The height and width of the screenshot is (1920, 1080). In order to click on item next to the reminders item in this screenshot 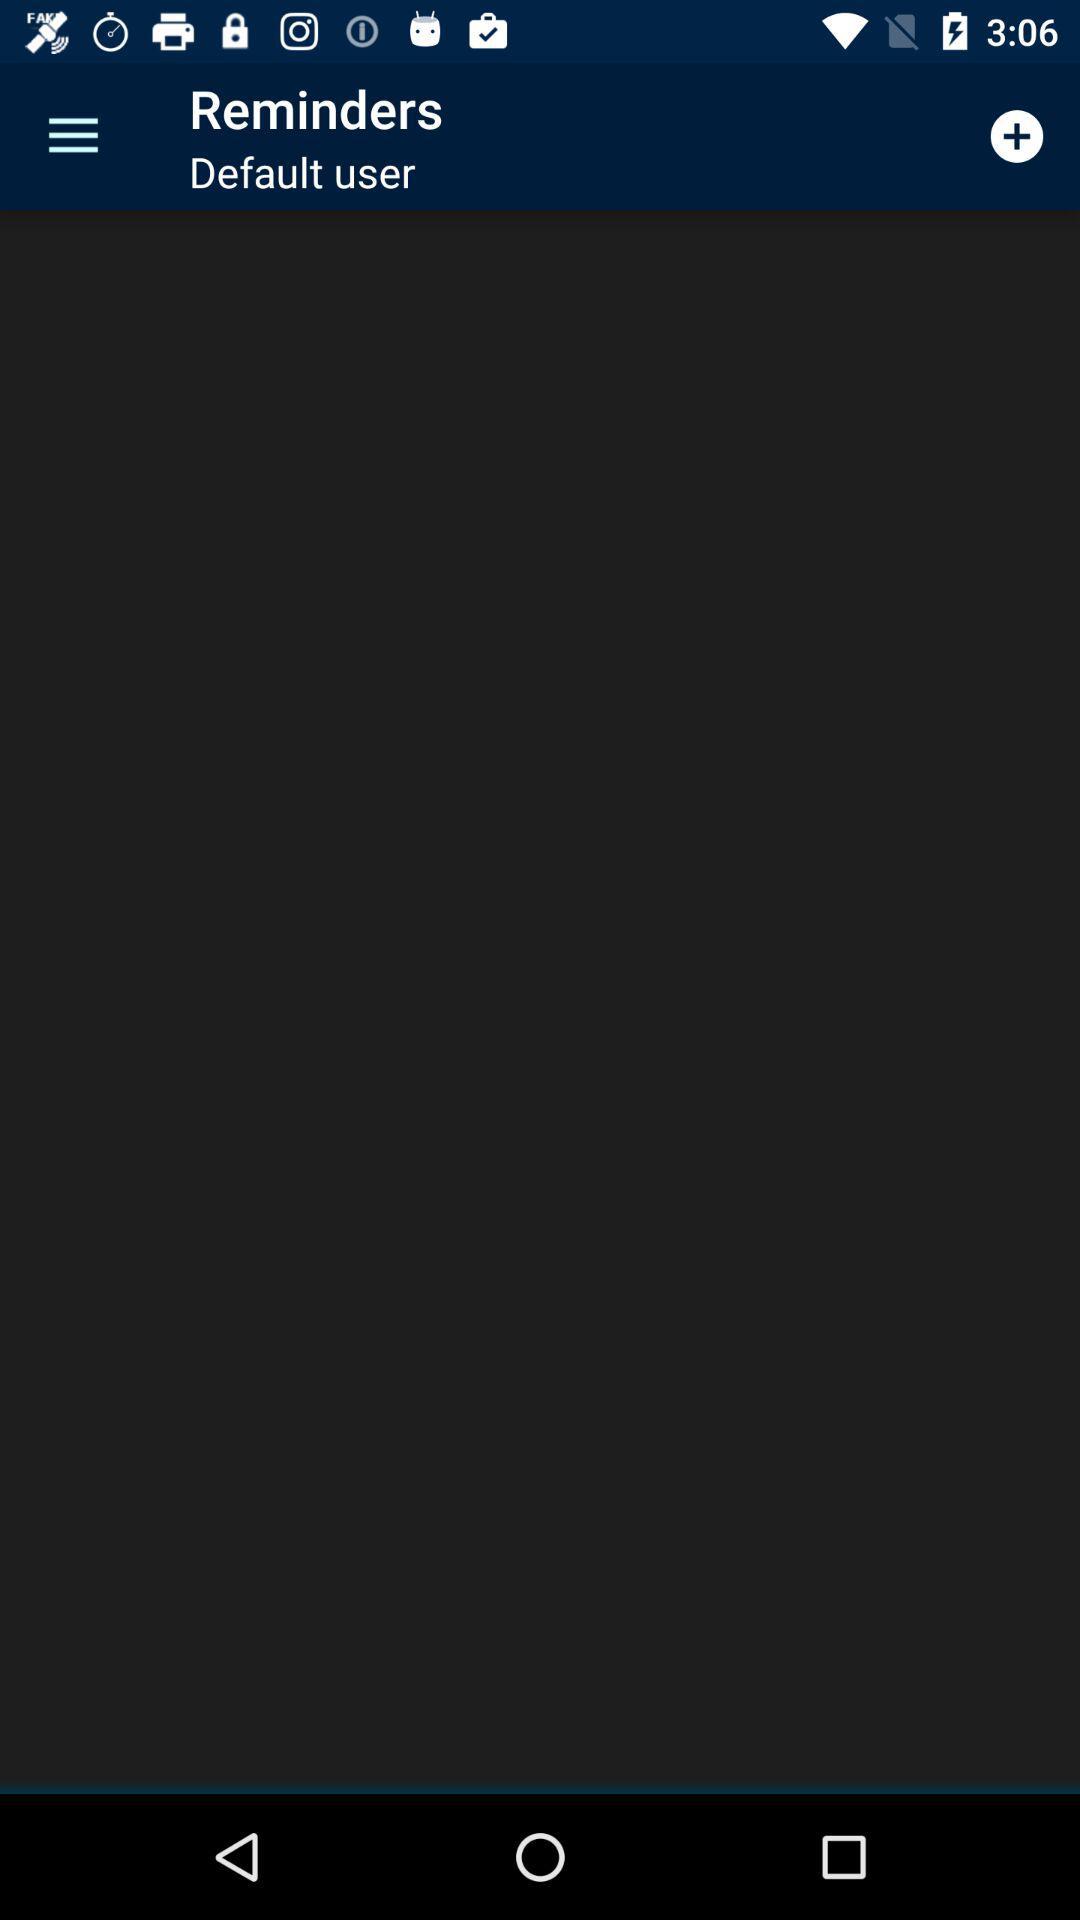, I will do `click(1017, 135)`.